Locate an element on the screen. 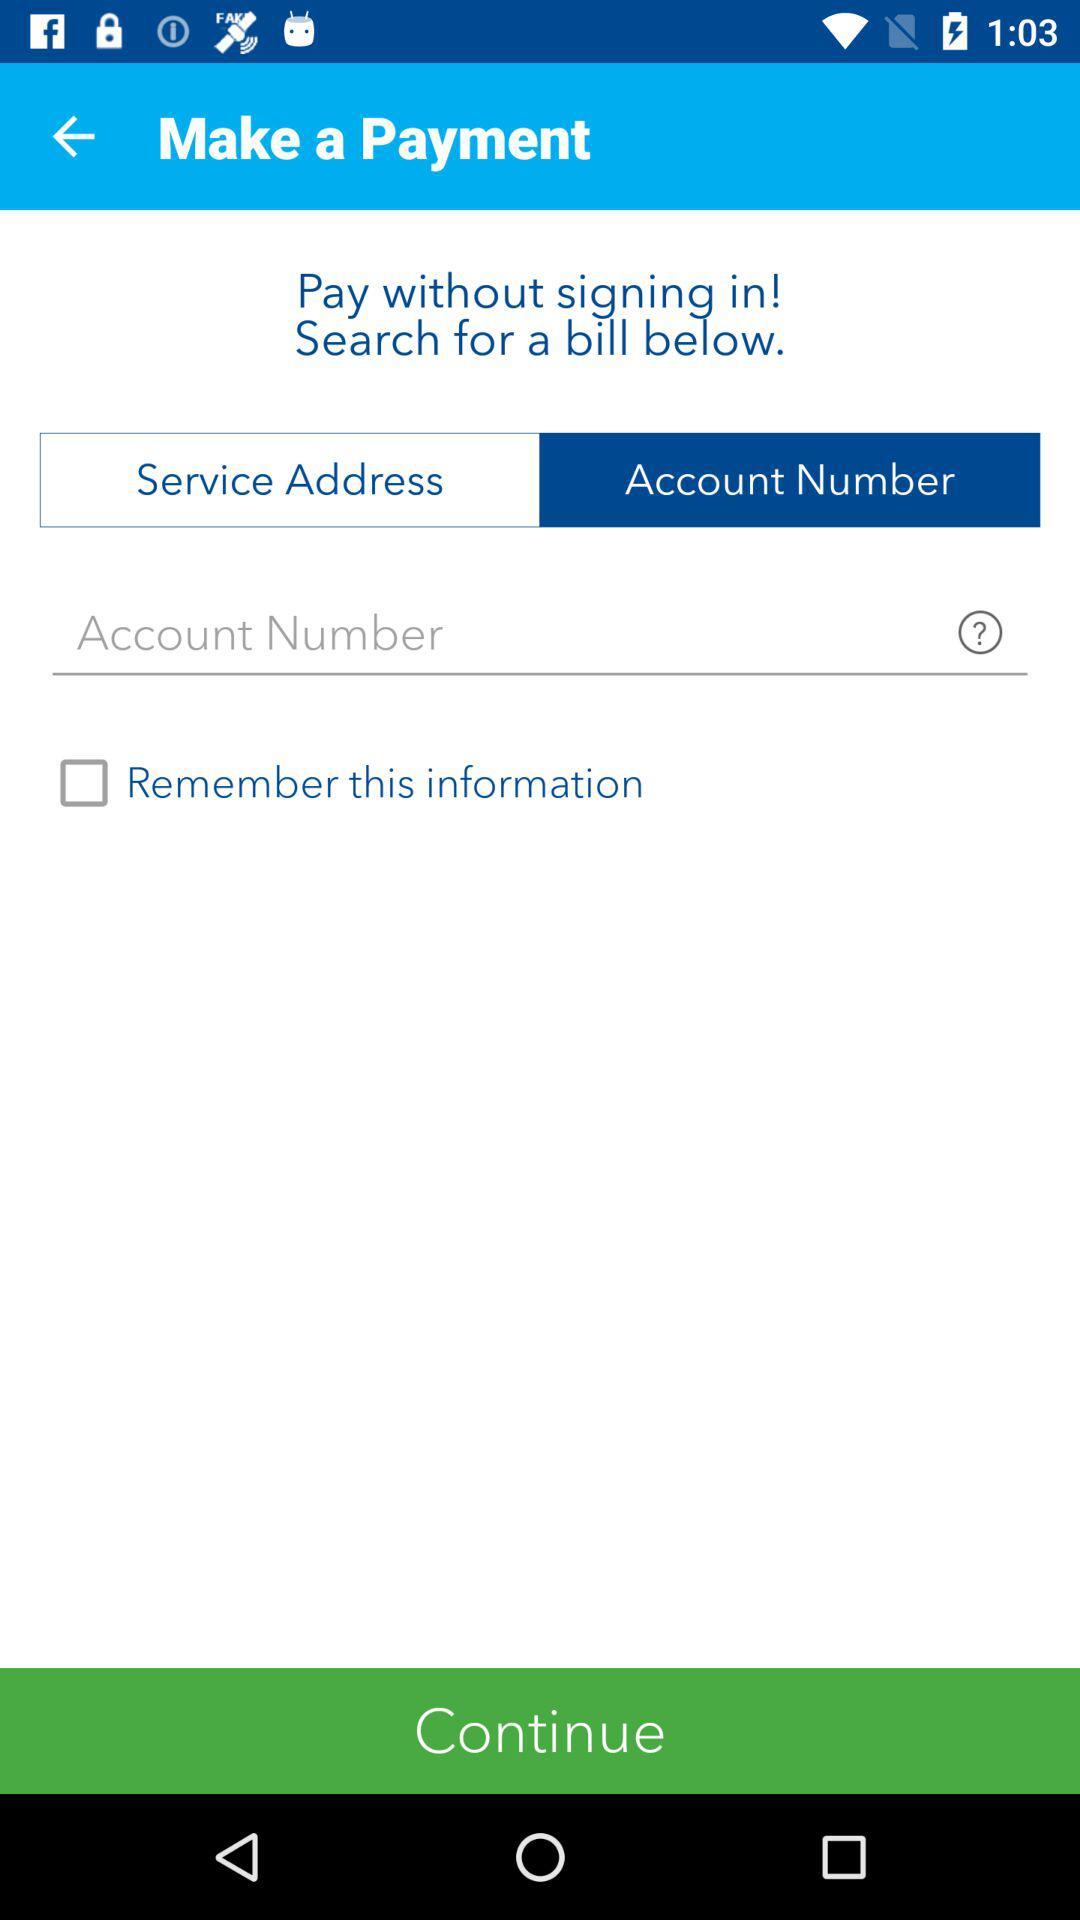 This screenshot has width=1080, height=1920. the continue is located at coordinates (540, 1730).